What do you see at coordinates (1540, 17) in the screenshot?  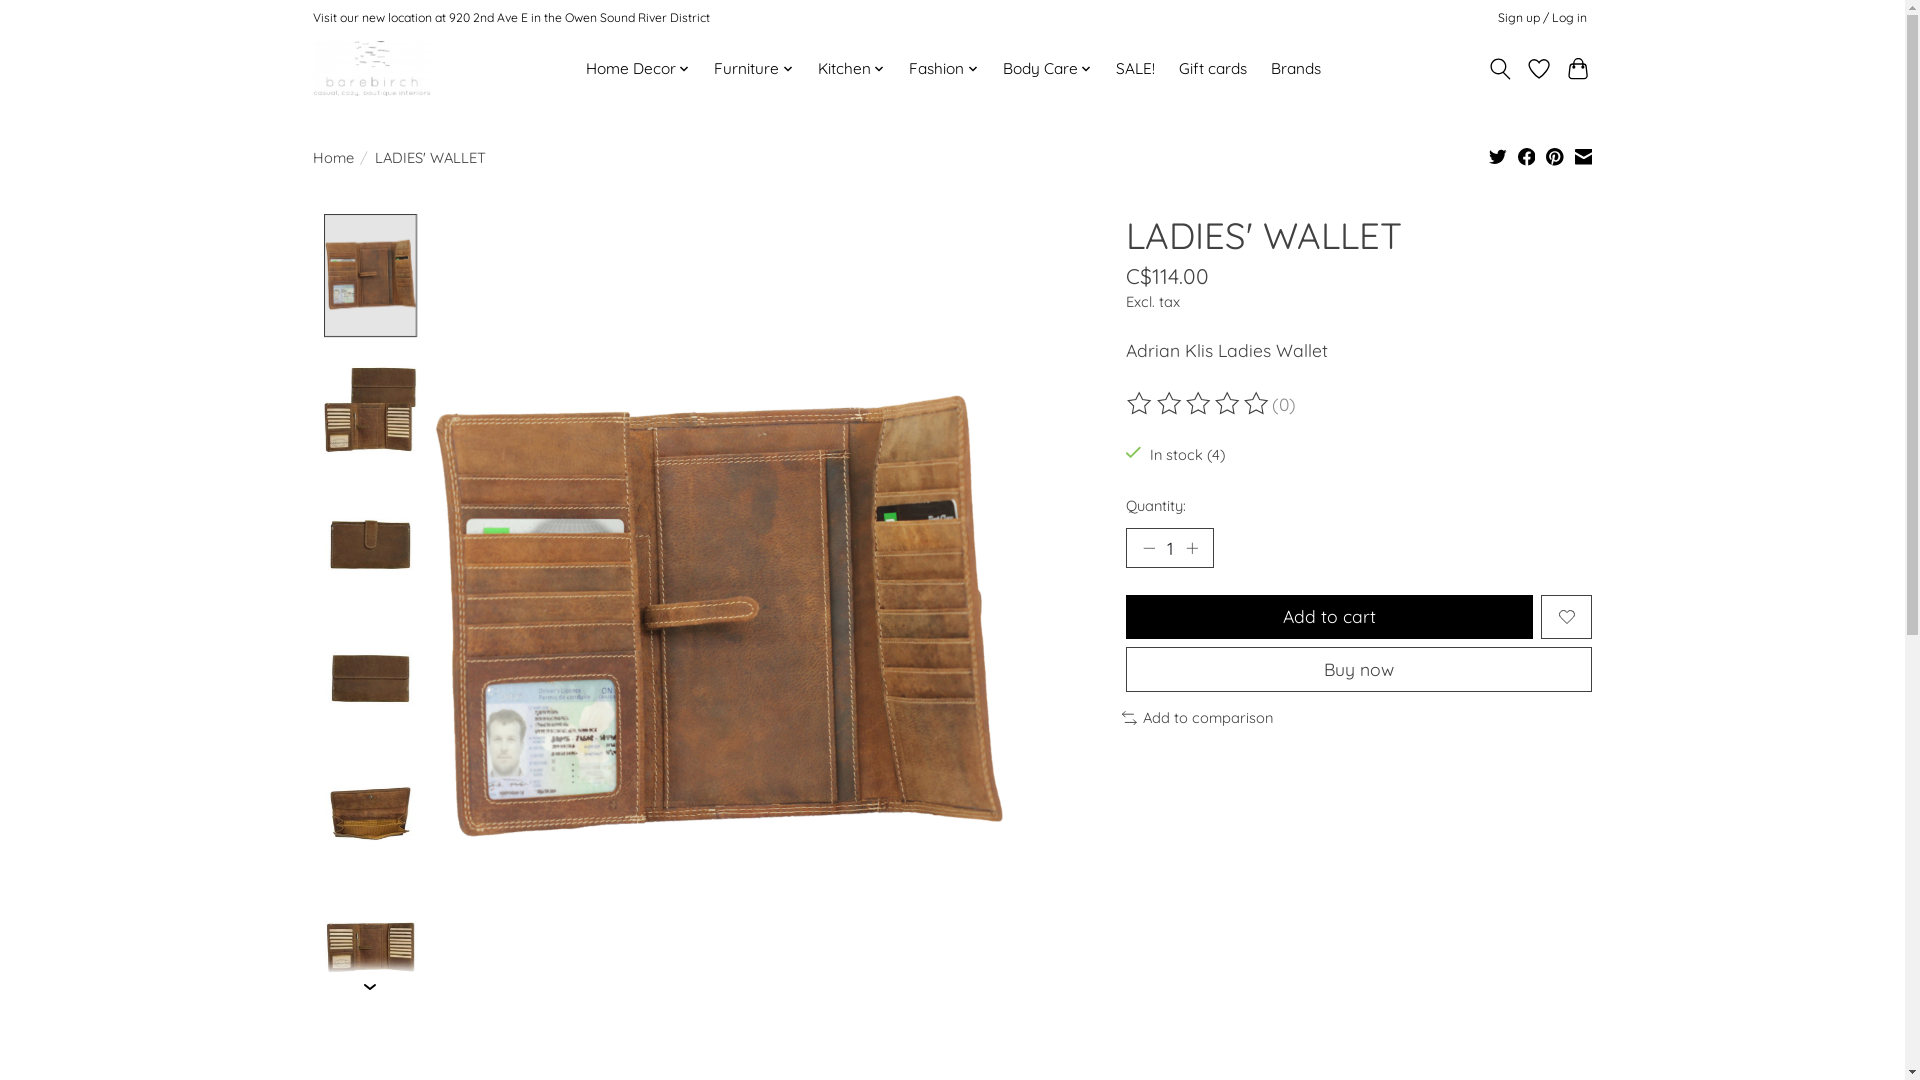 I see `'Sign up / Log in'` at bounding box center [1540, 17].